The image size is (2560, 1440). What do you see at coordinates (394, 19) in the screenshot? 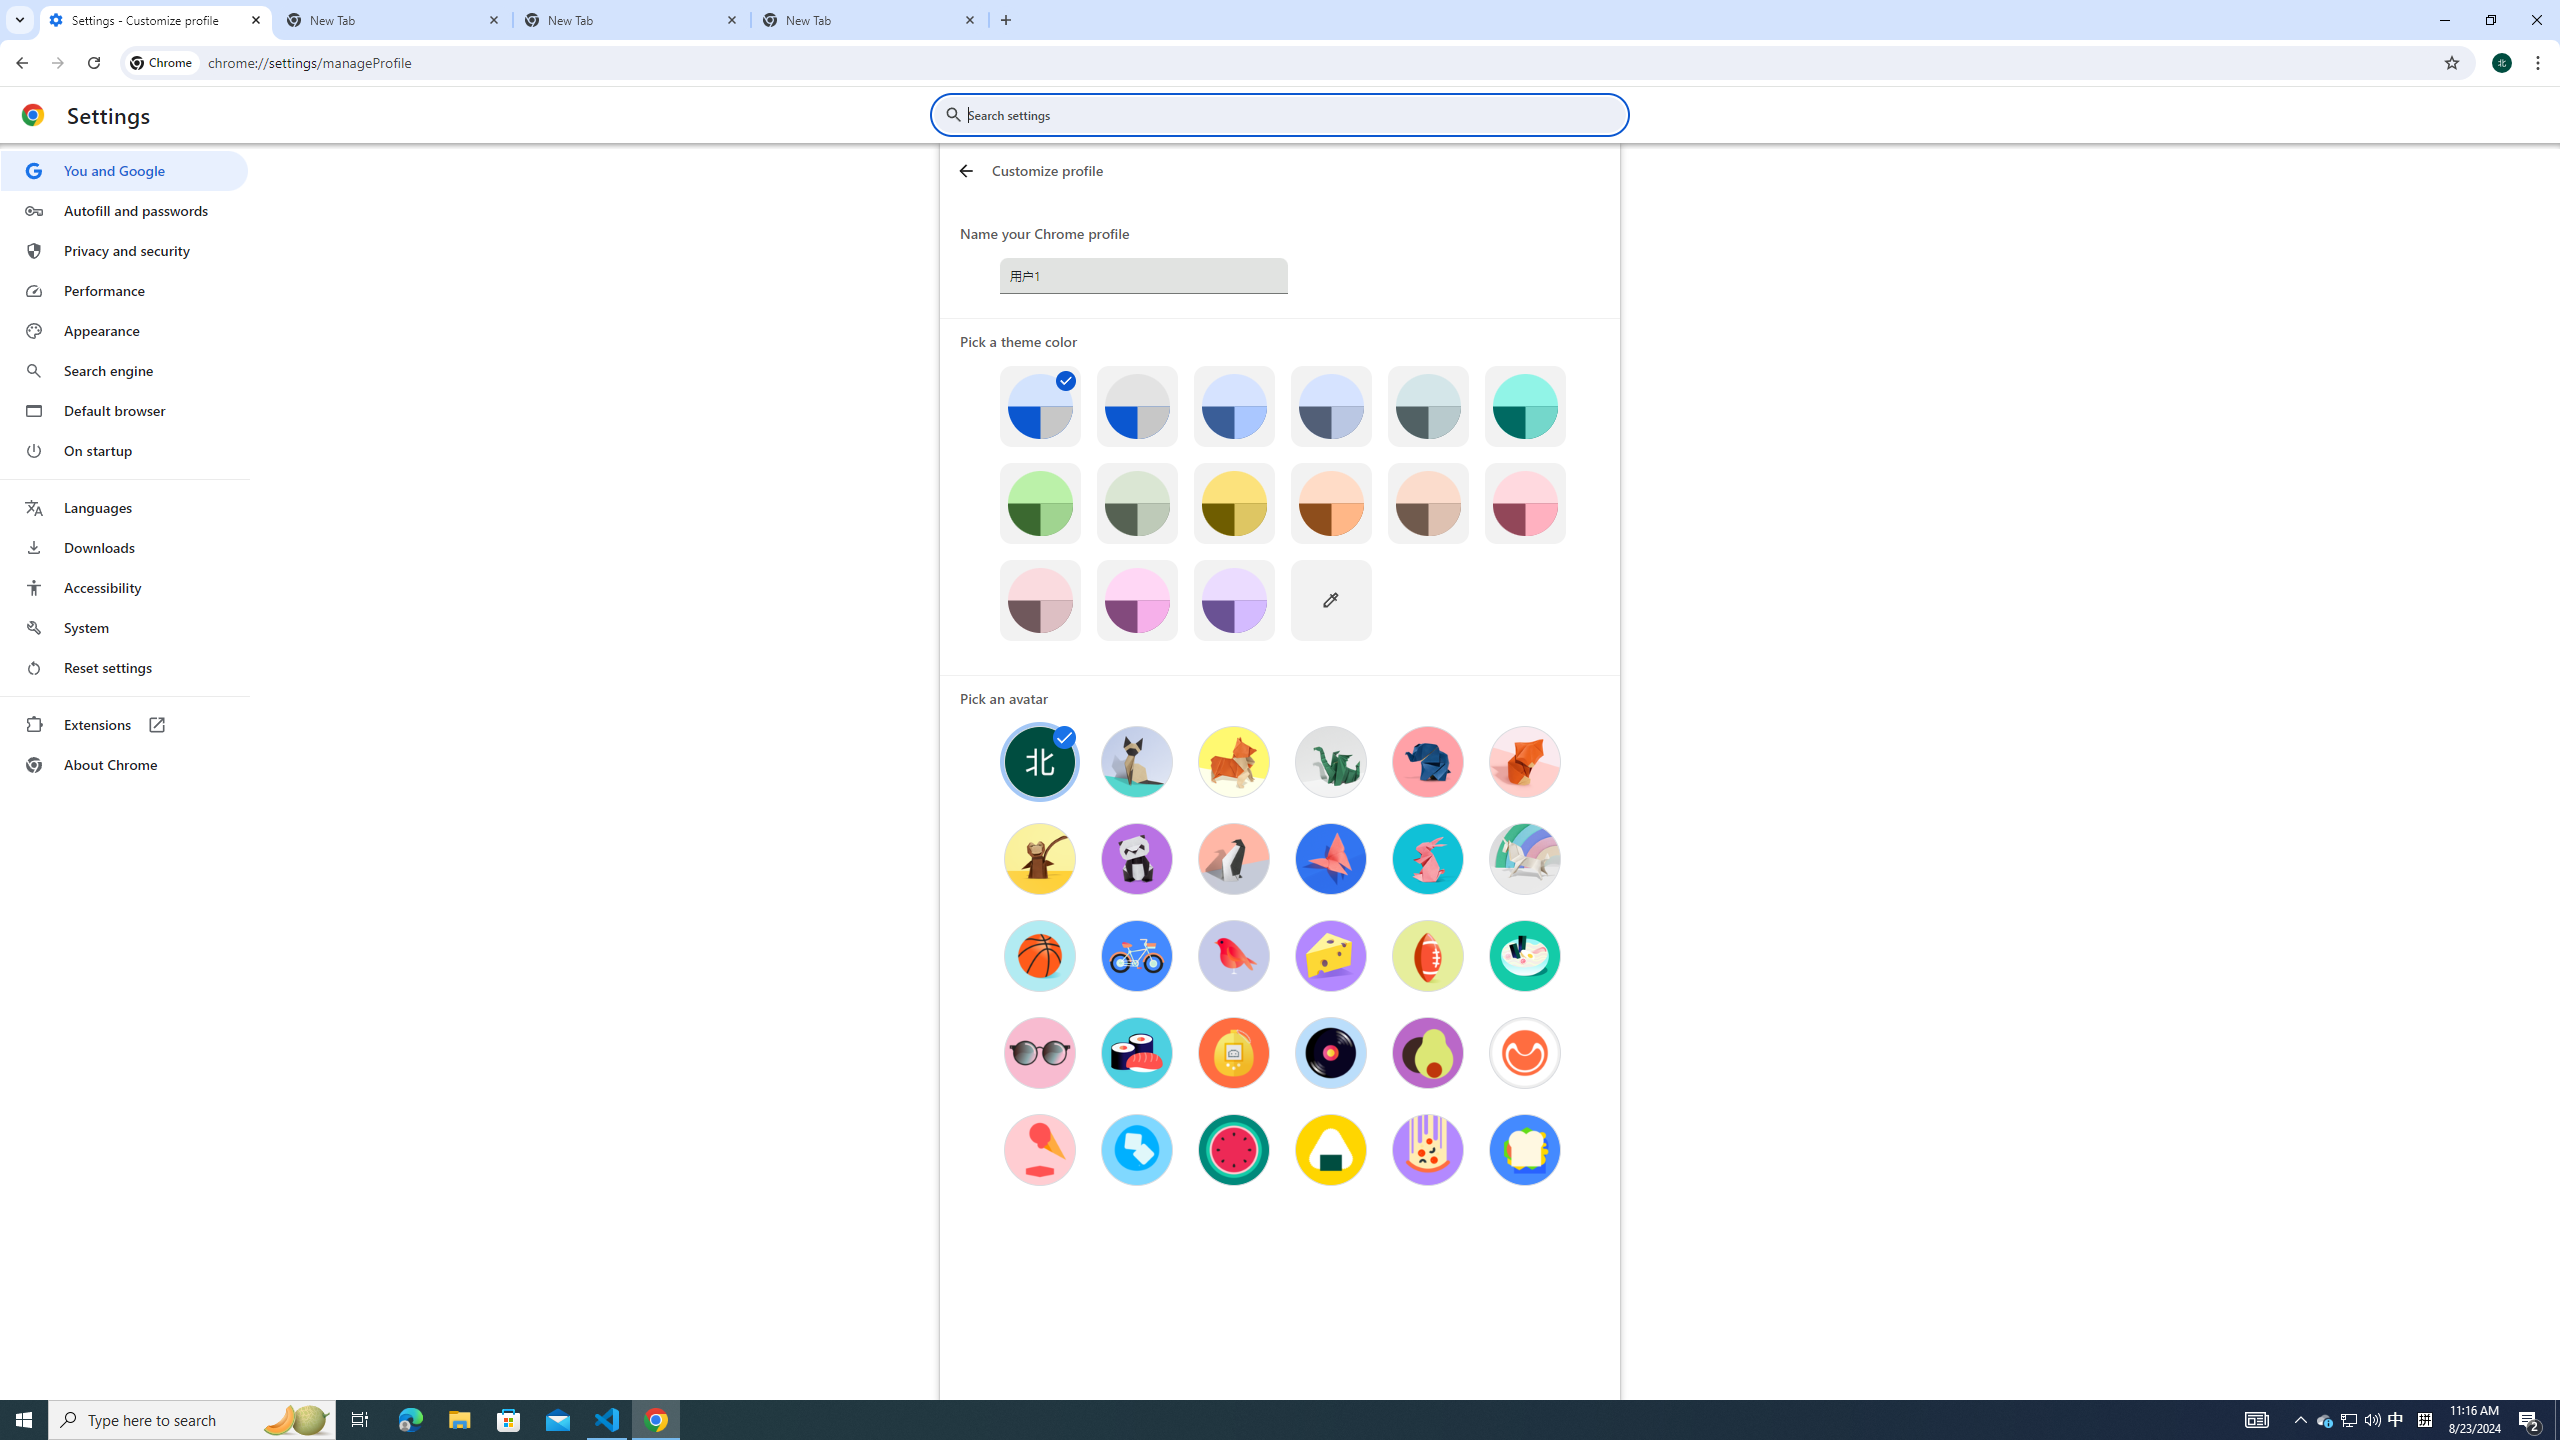
I see `'New Tab'` at bounding box center [394, 19].